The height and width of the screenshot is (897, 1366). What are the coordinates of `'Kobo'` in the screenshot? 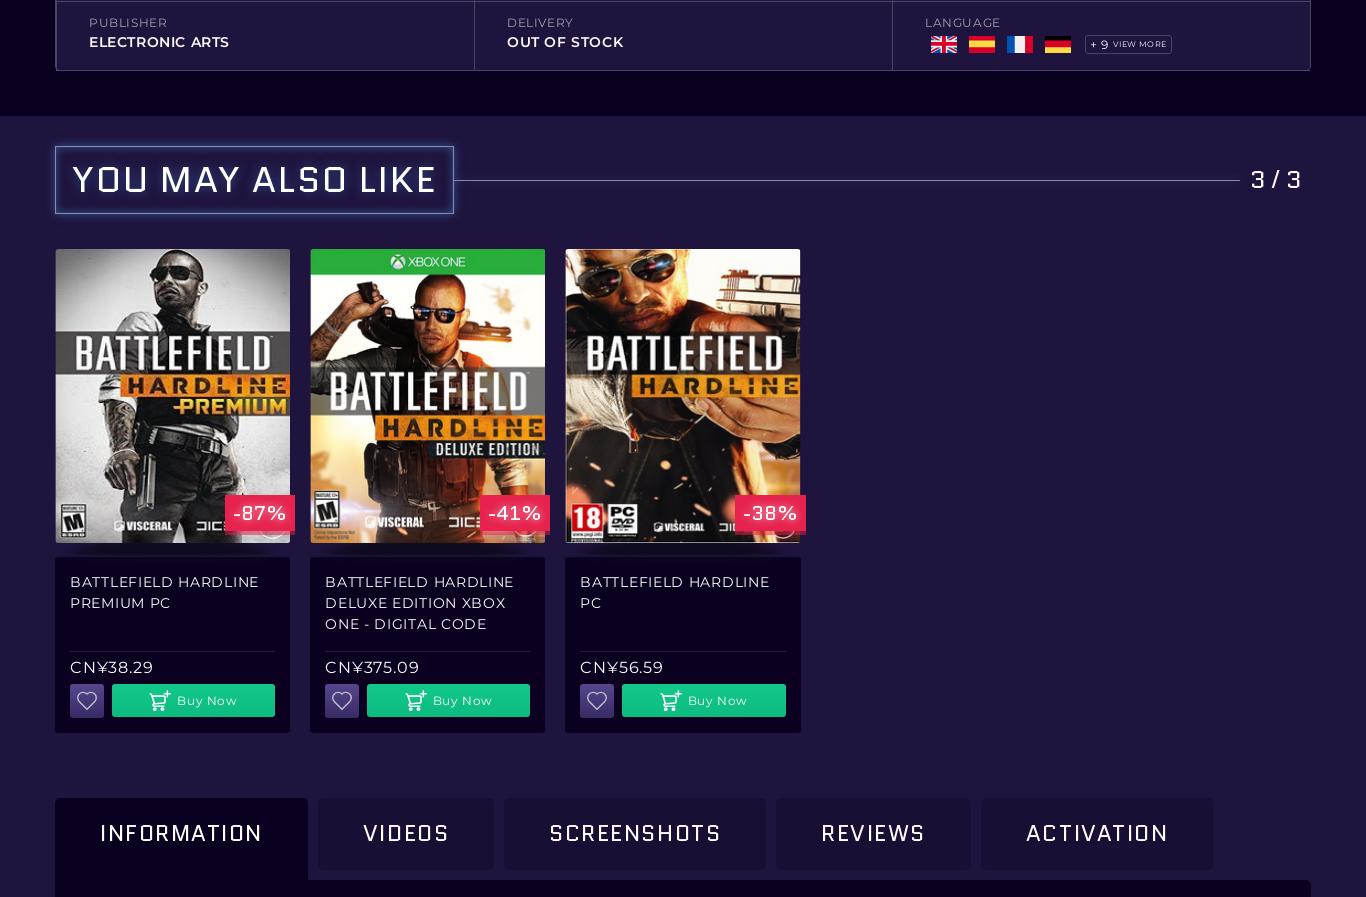 It's located at (524, 198).